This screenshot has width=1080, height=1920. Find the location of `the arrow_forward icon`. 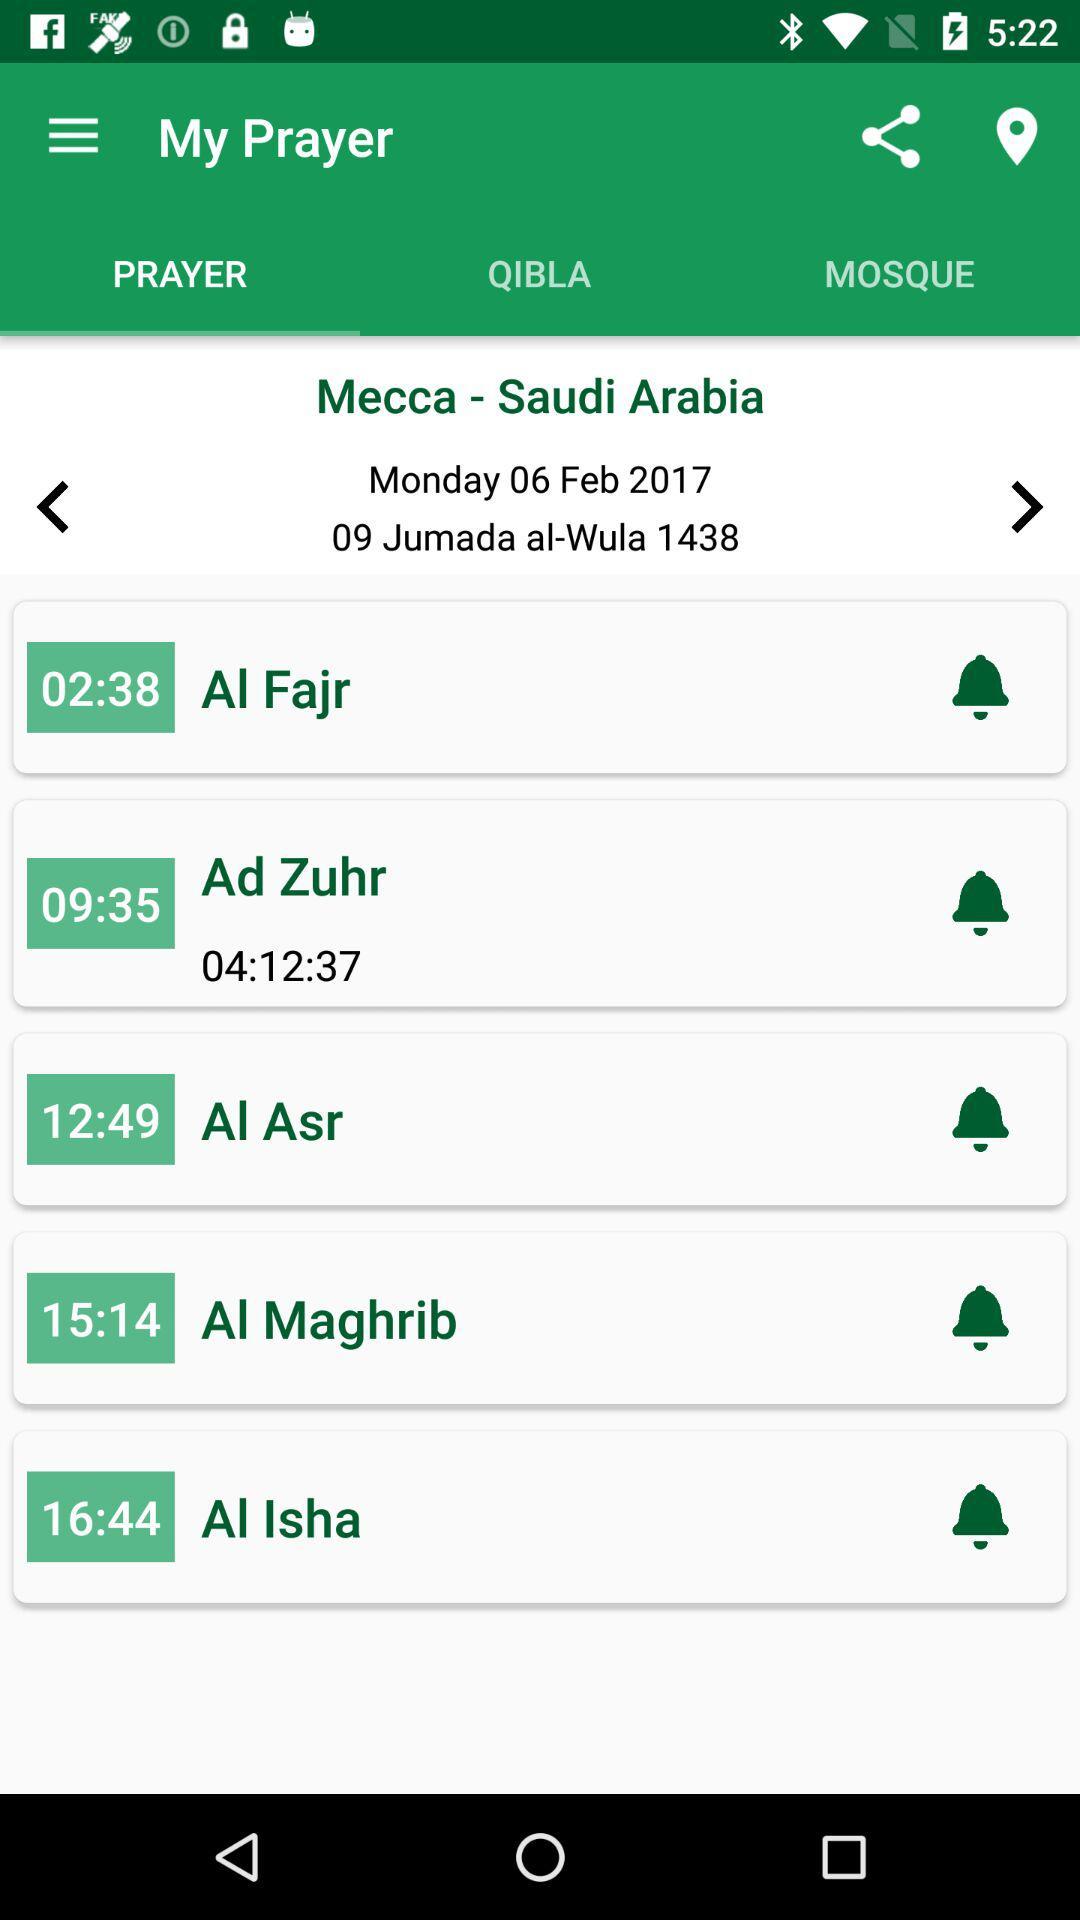

the arrow_forward icon is located at coordinates (1027, 507).